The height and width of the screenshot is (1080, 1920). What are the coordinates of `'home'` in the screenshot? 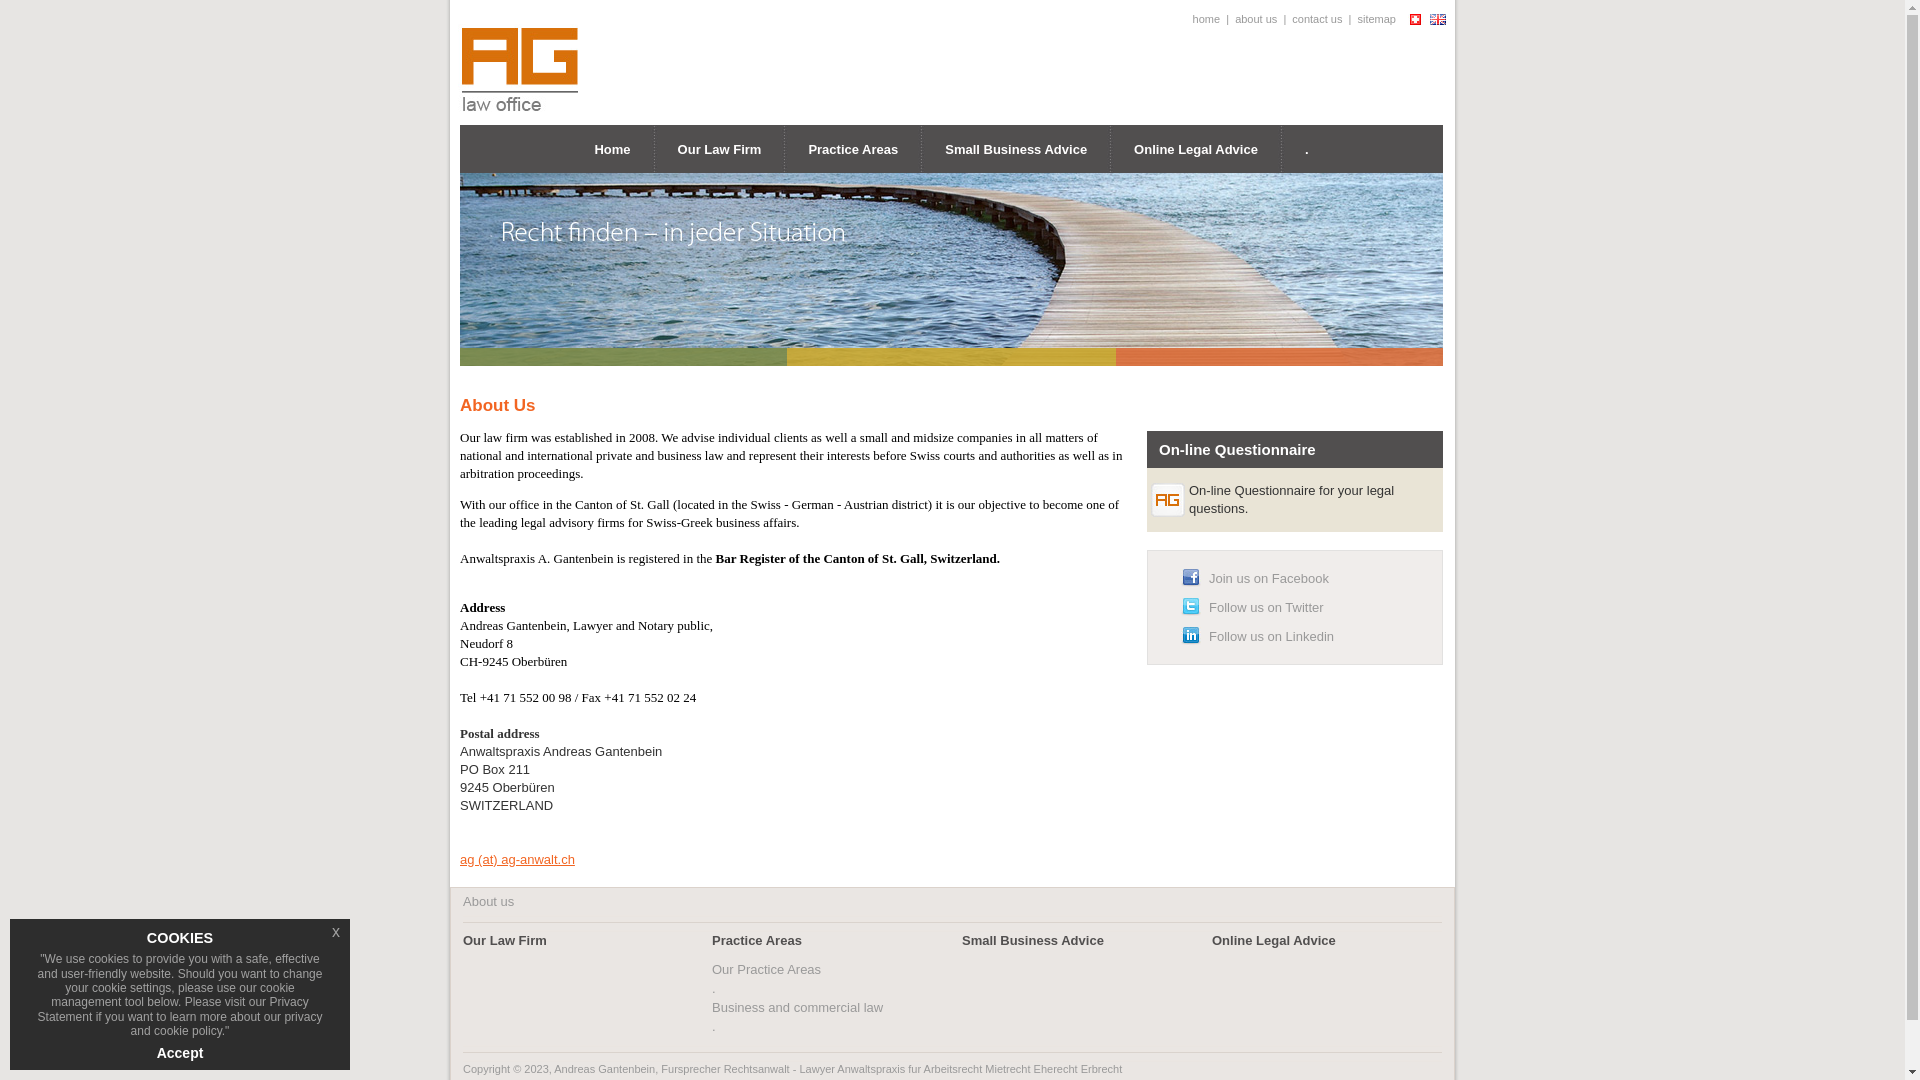 It's located at (1205, 19).